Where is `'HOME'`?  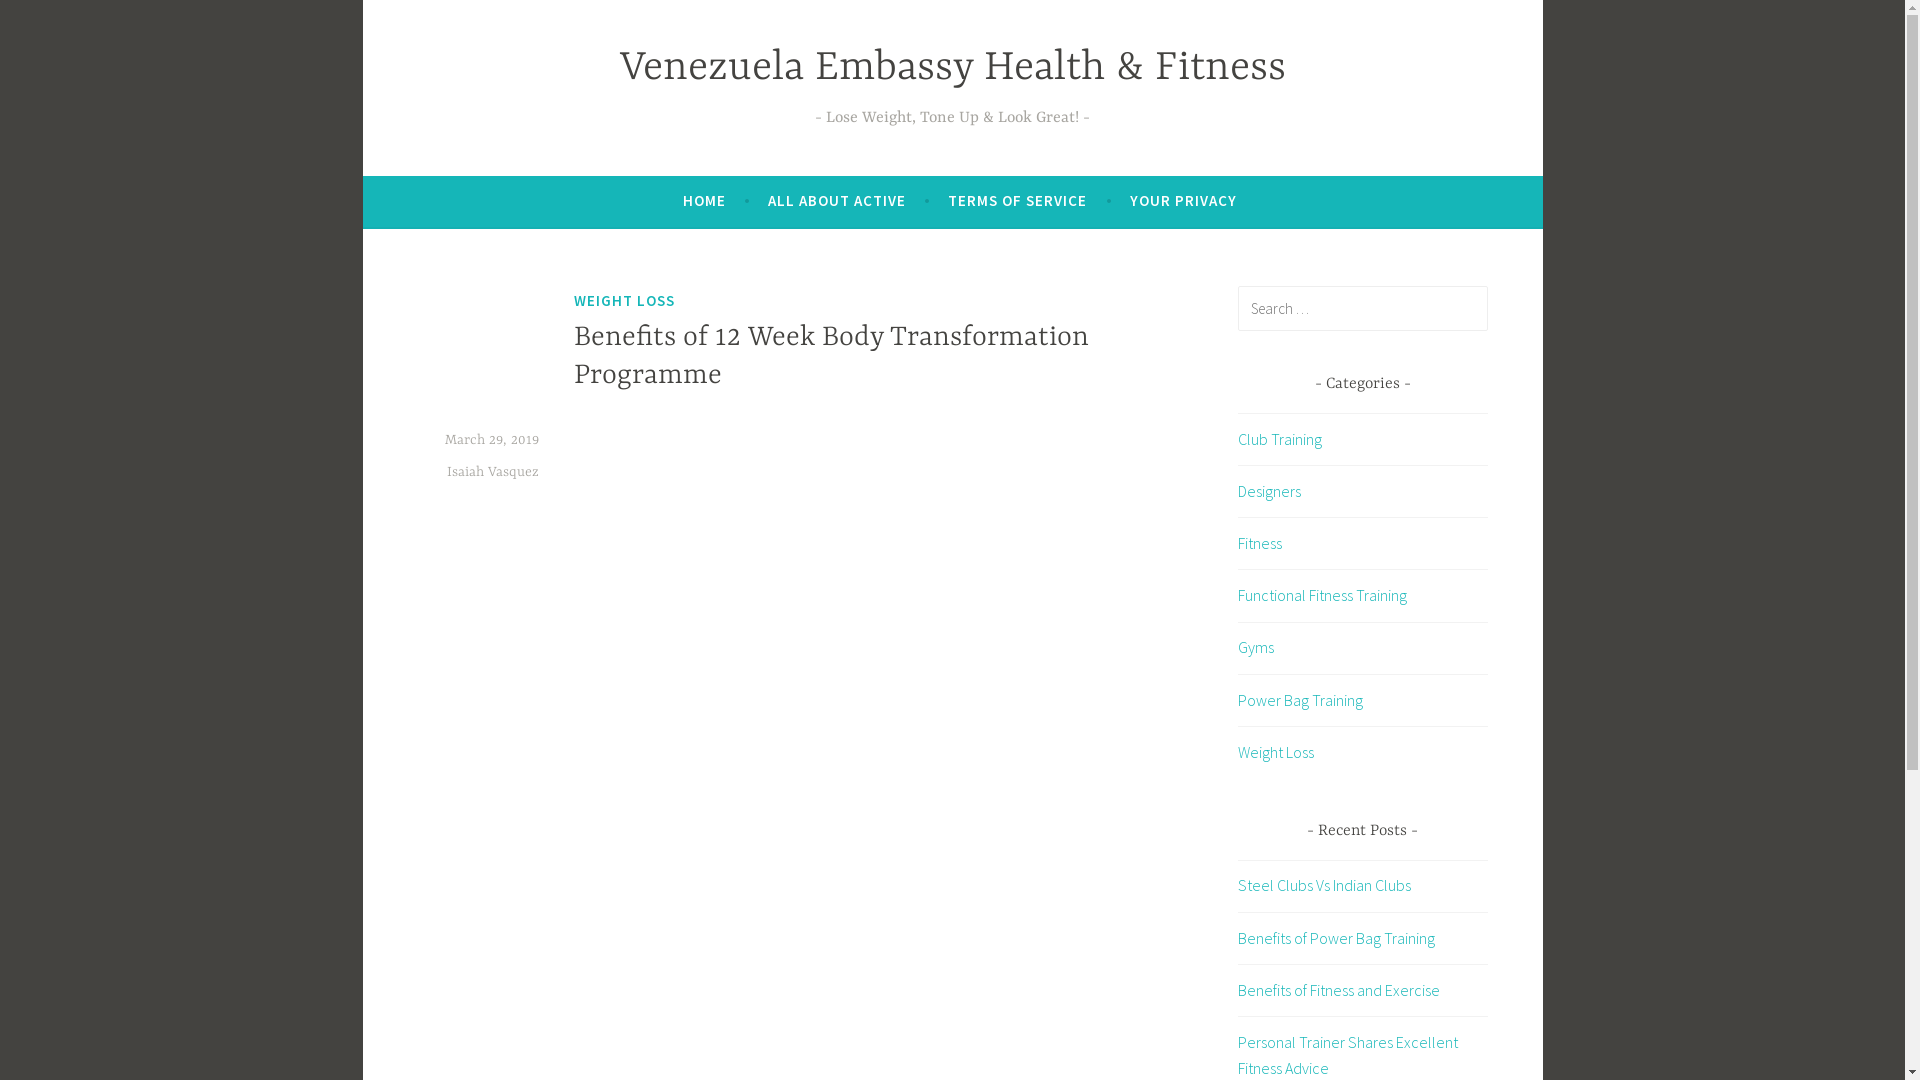 'HOME' is located at coordinates (682, 200).